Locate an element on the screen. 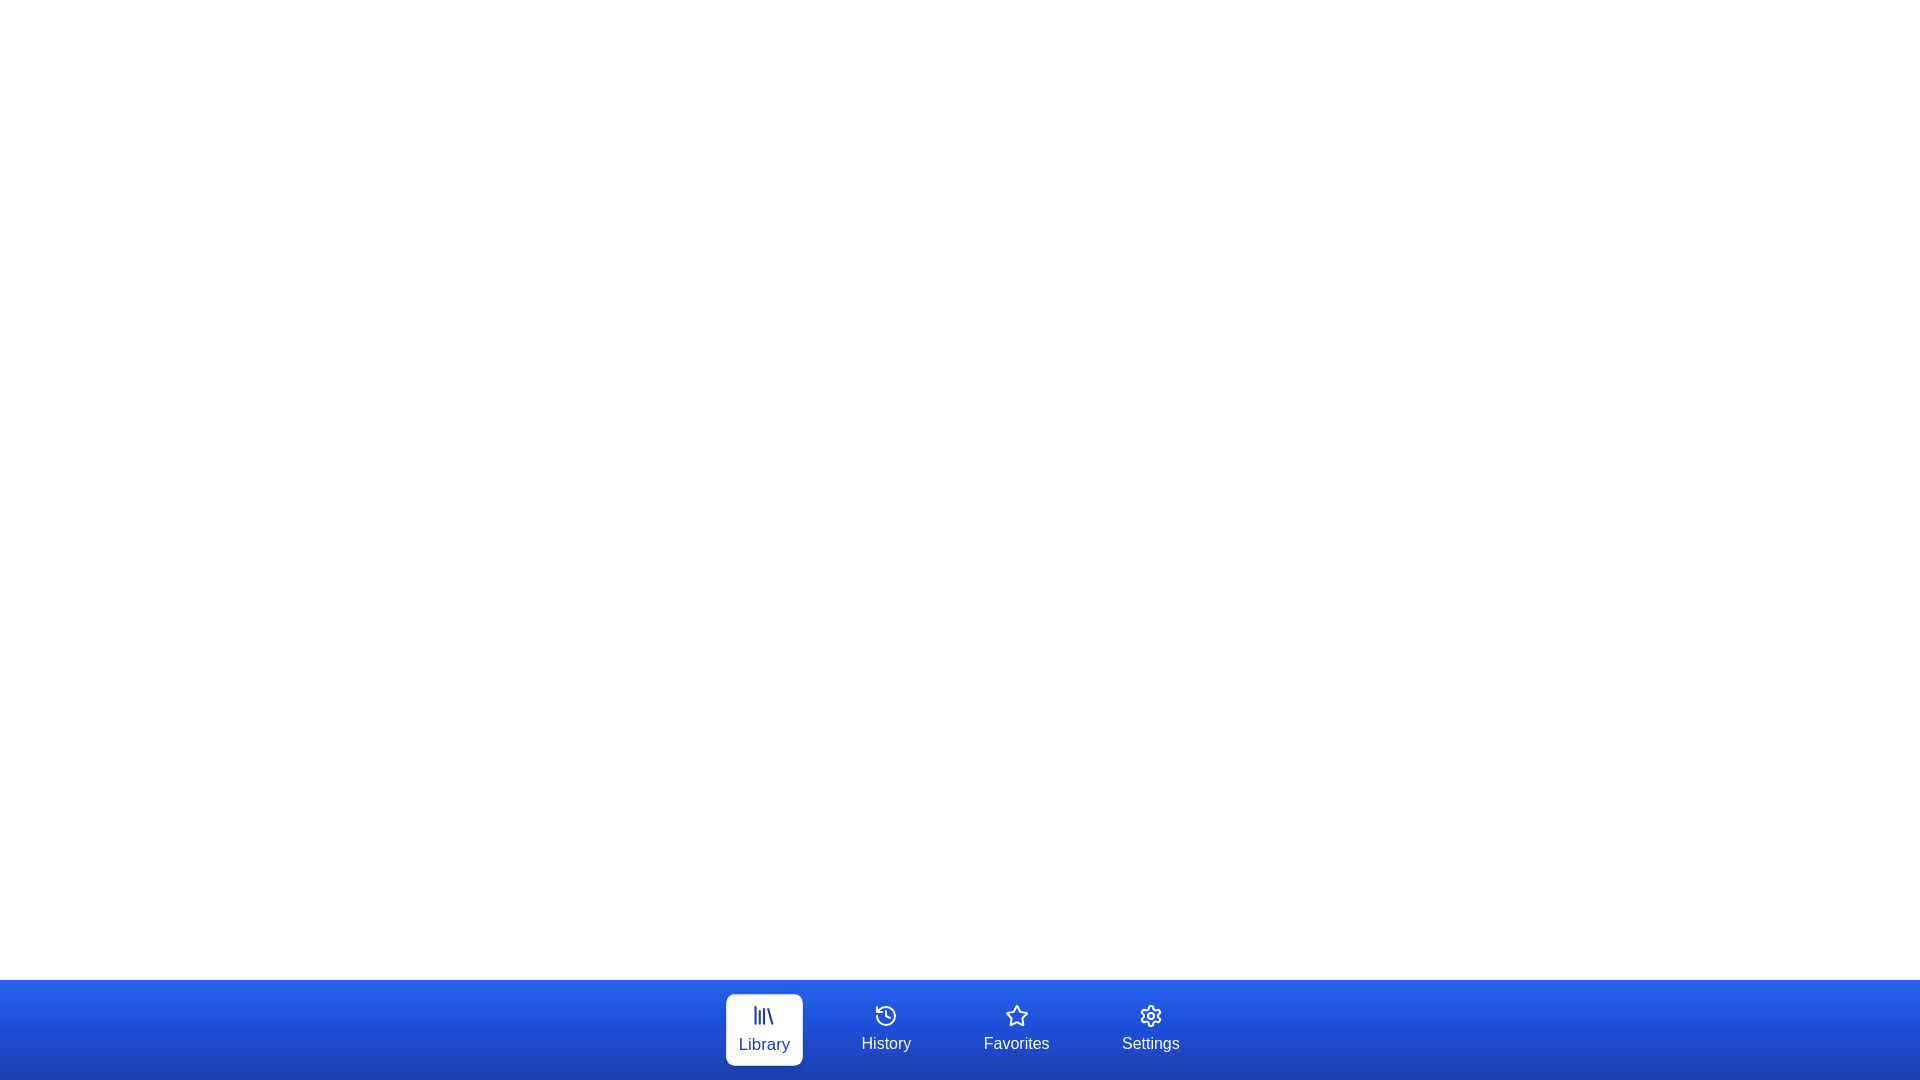  the tab labeled Settings is located at coordinates (1150, 1029).